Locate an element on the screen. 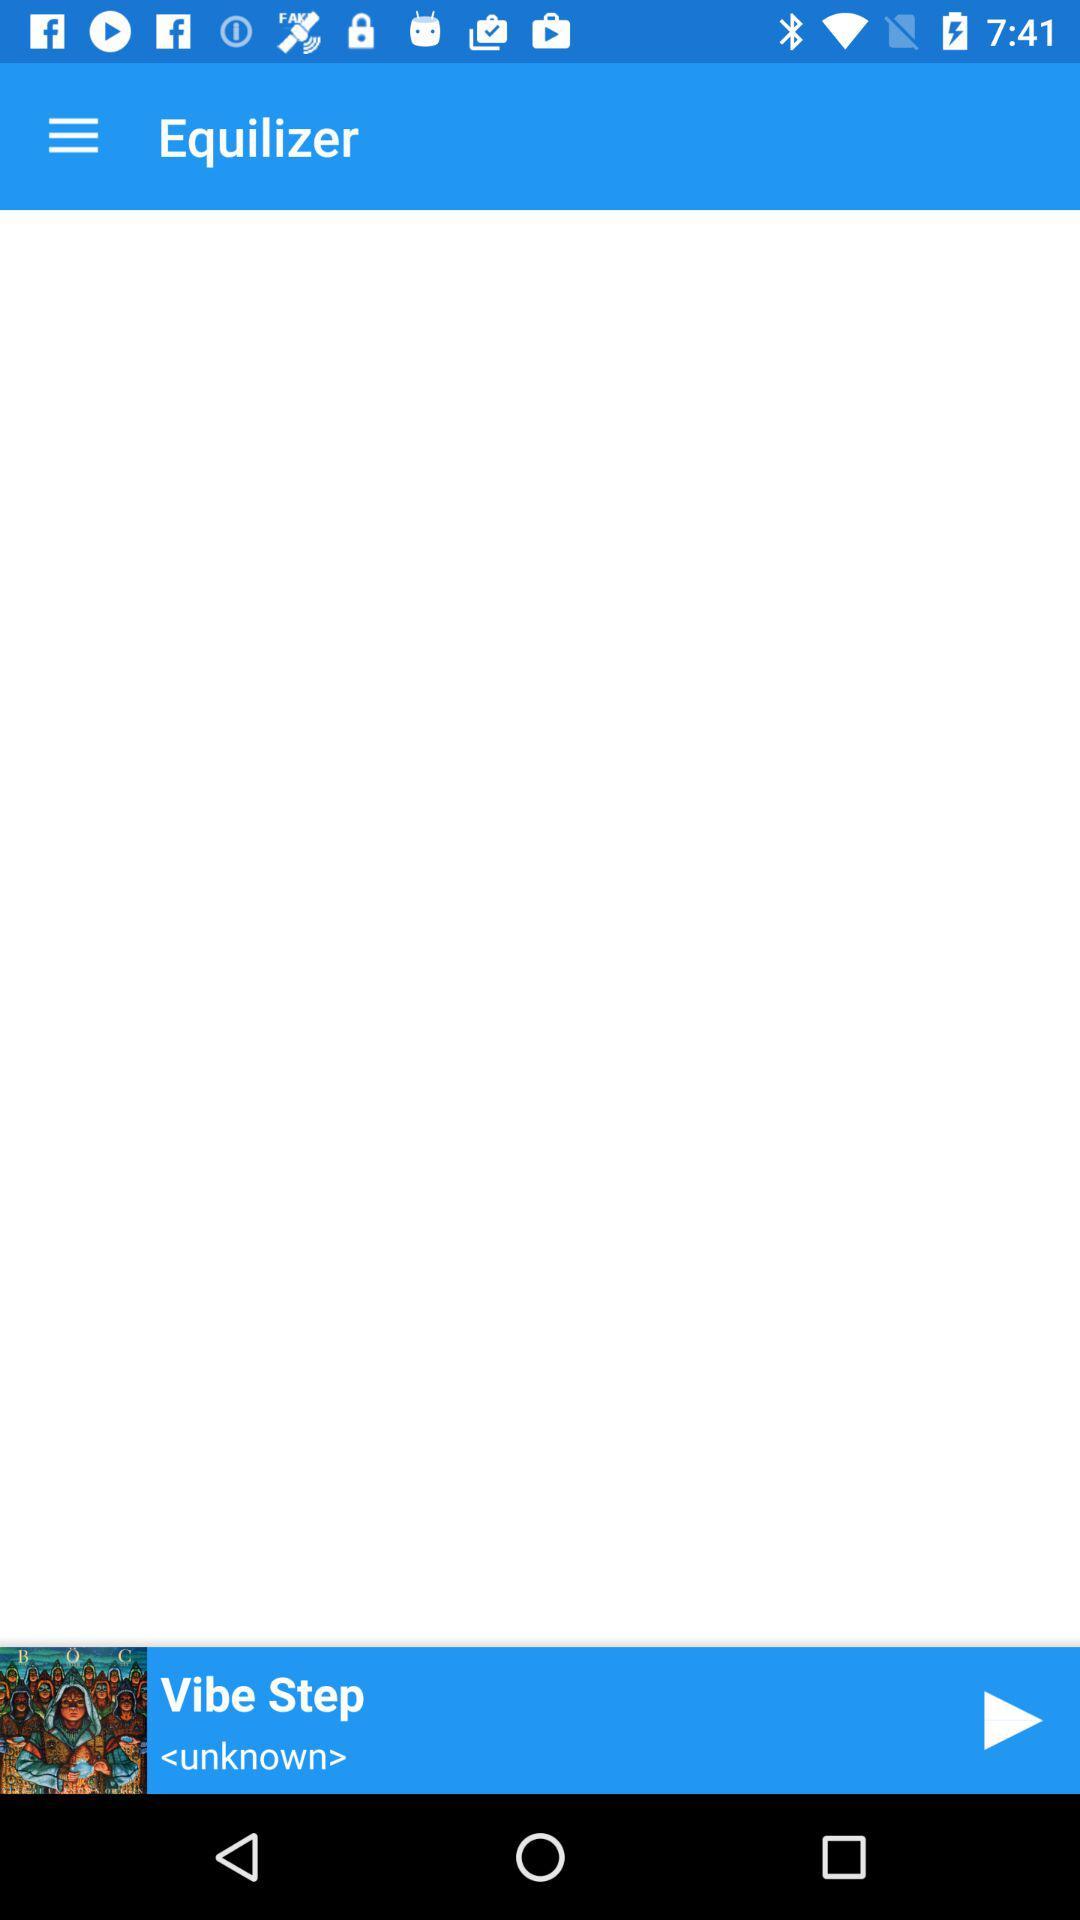 This screenshot has height=1920, width=1080. icon at the bottom right corner is located at coordinates (1006, 1719).